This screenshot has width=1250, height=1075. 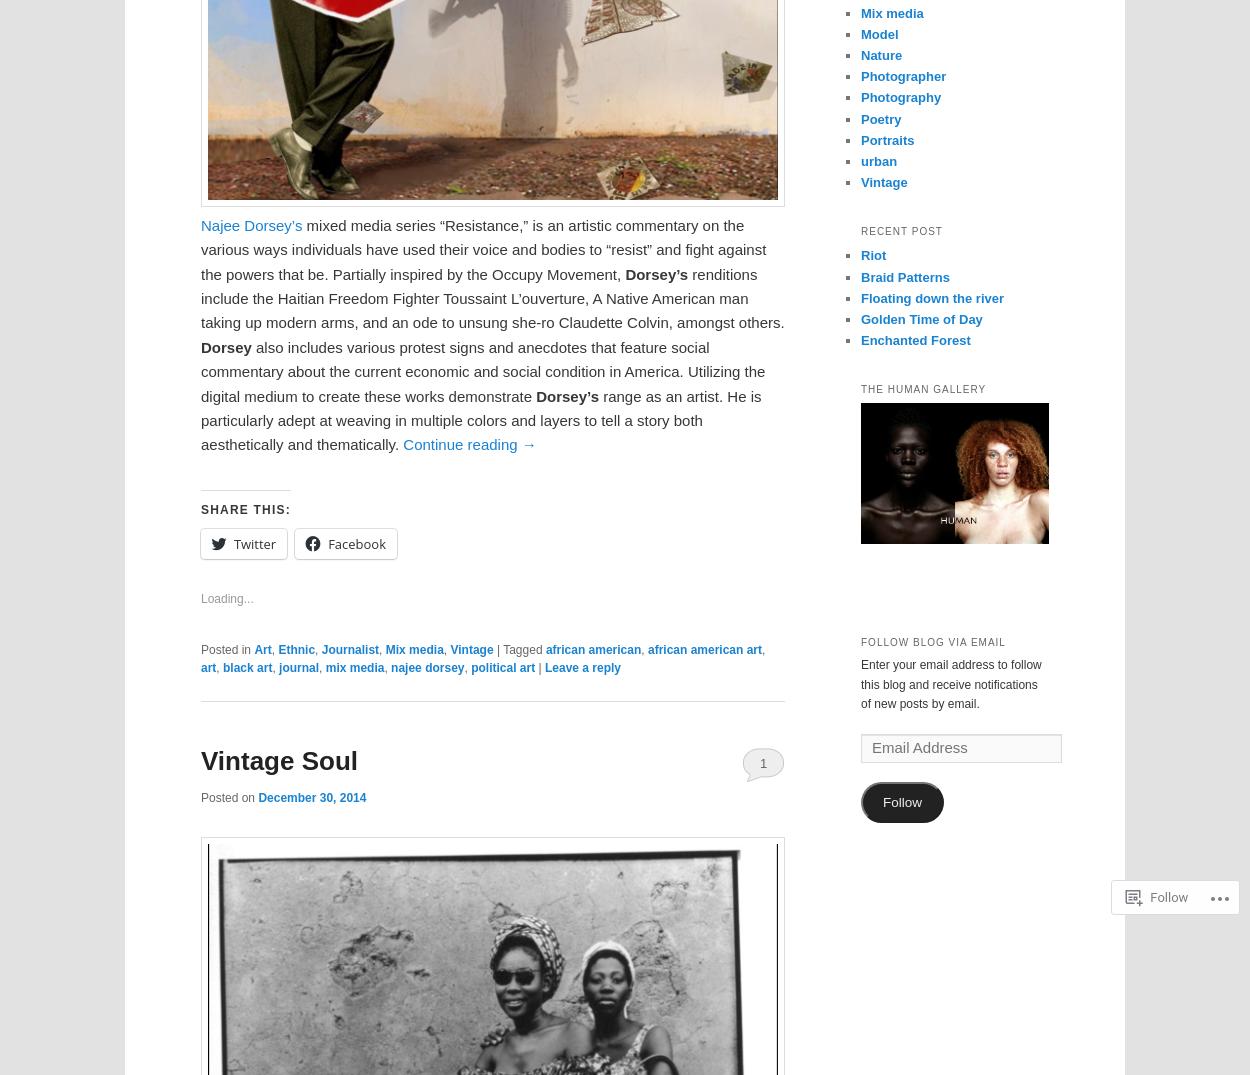 What do you see at coordinates (246, 667) in the screenshot?
I see `'black art'` at bounding box center [246, 667].